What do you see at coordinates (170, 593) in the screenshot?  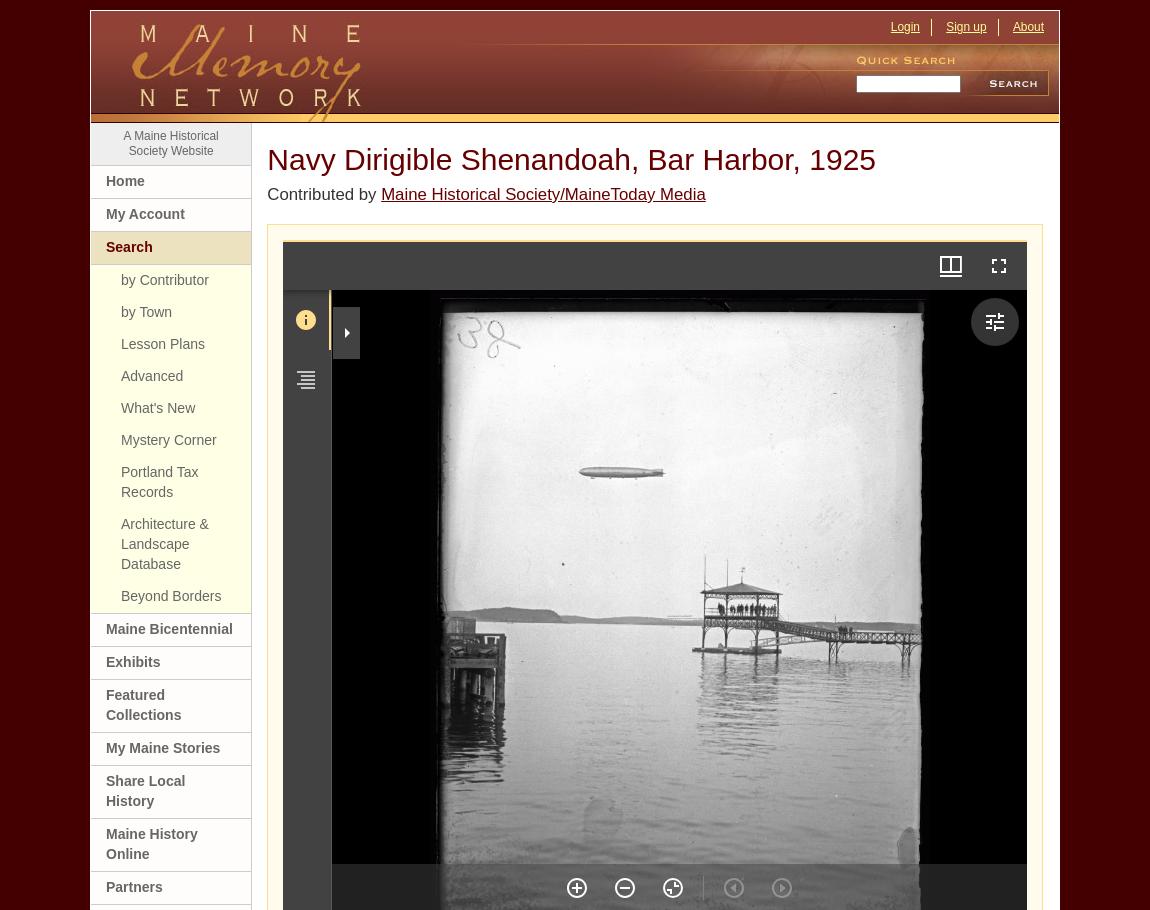 I see `'Beyond Borders'` at bounding box center [170, 593].